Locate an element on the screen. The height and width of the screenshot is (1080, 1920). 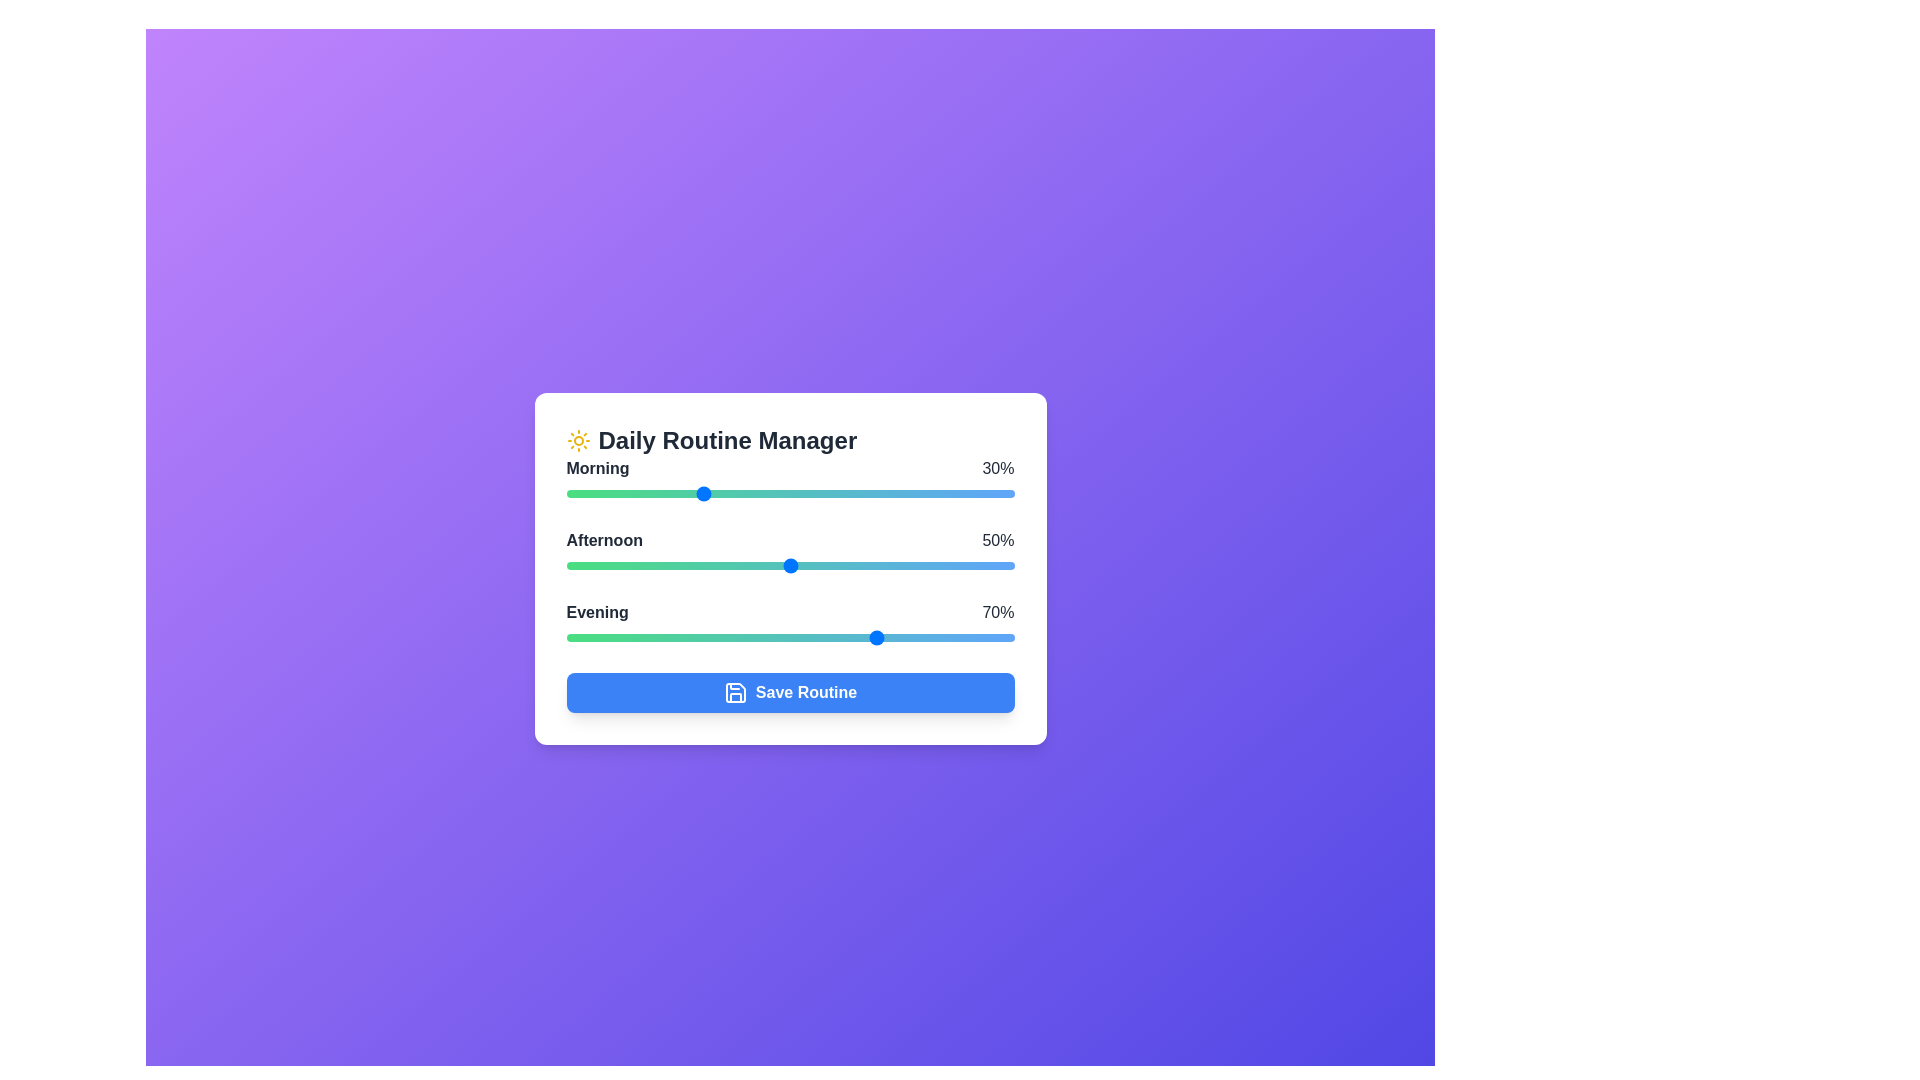
the Evening task slider to 75% is located at coordinates (901, 637).